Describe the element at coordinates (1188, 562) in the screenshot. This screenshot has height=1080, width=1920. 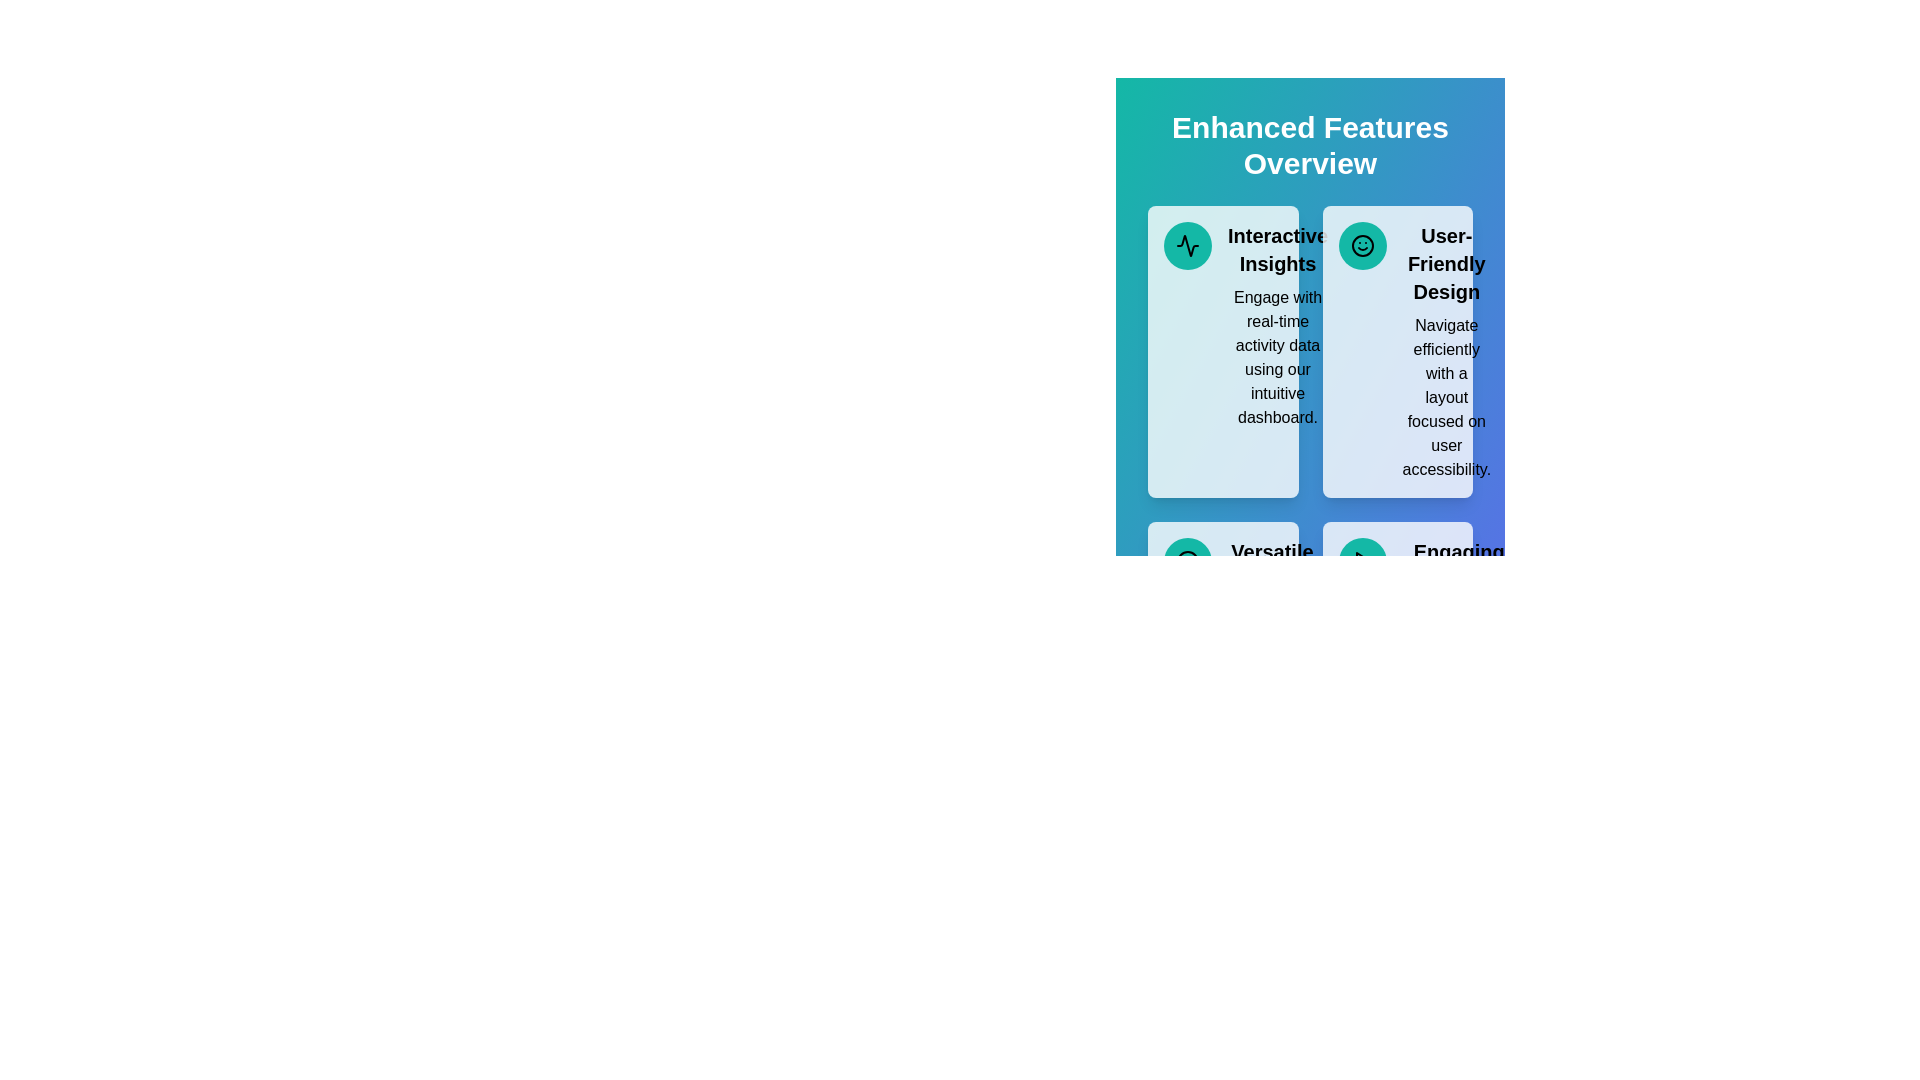
I see `the decorative SVG graphic element located within the teal circular button in the second row of feature cards, beneath the first card of the overview section` at that location.